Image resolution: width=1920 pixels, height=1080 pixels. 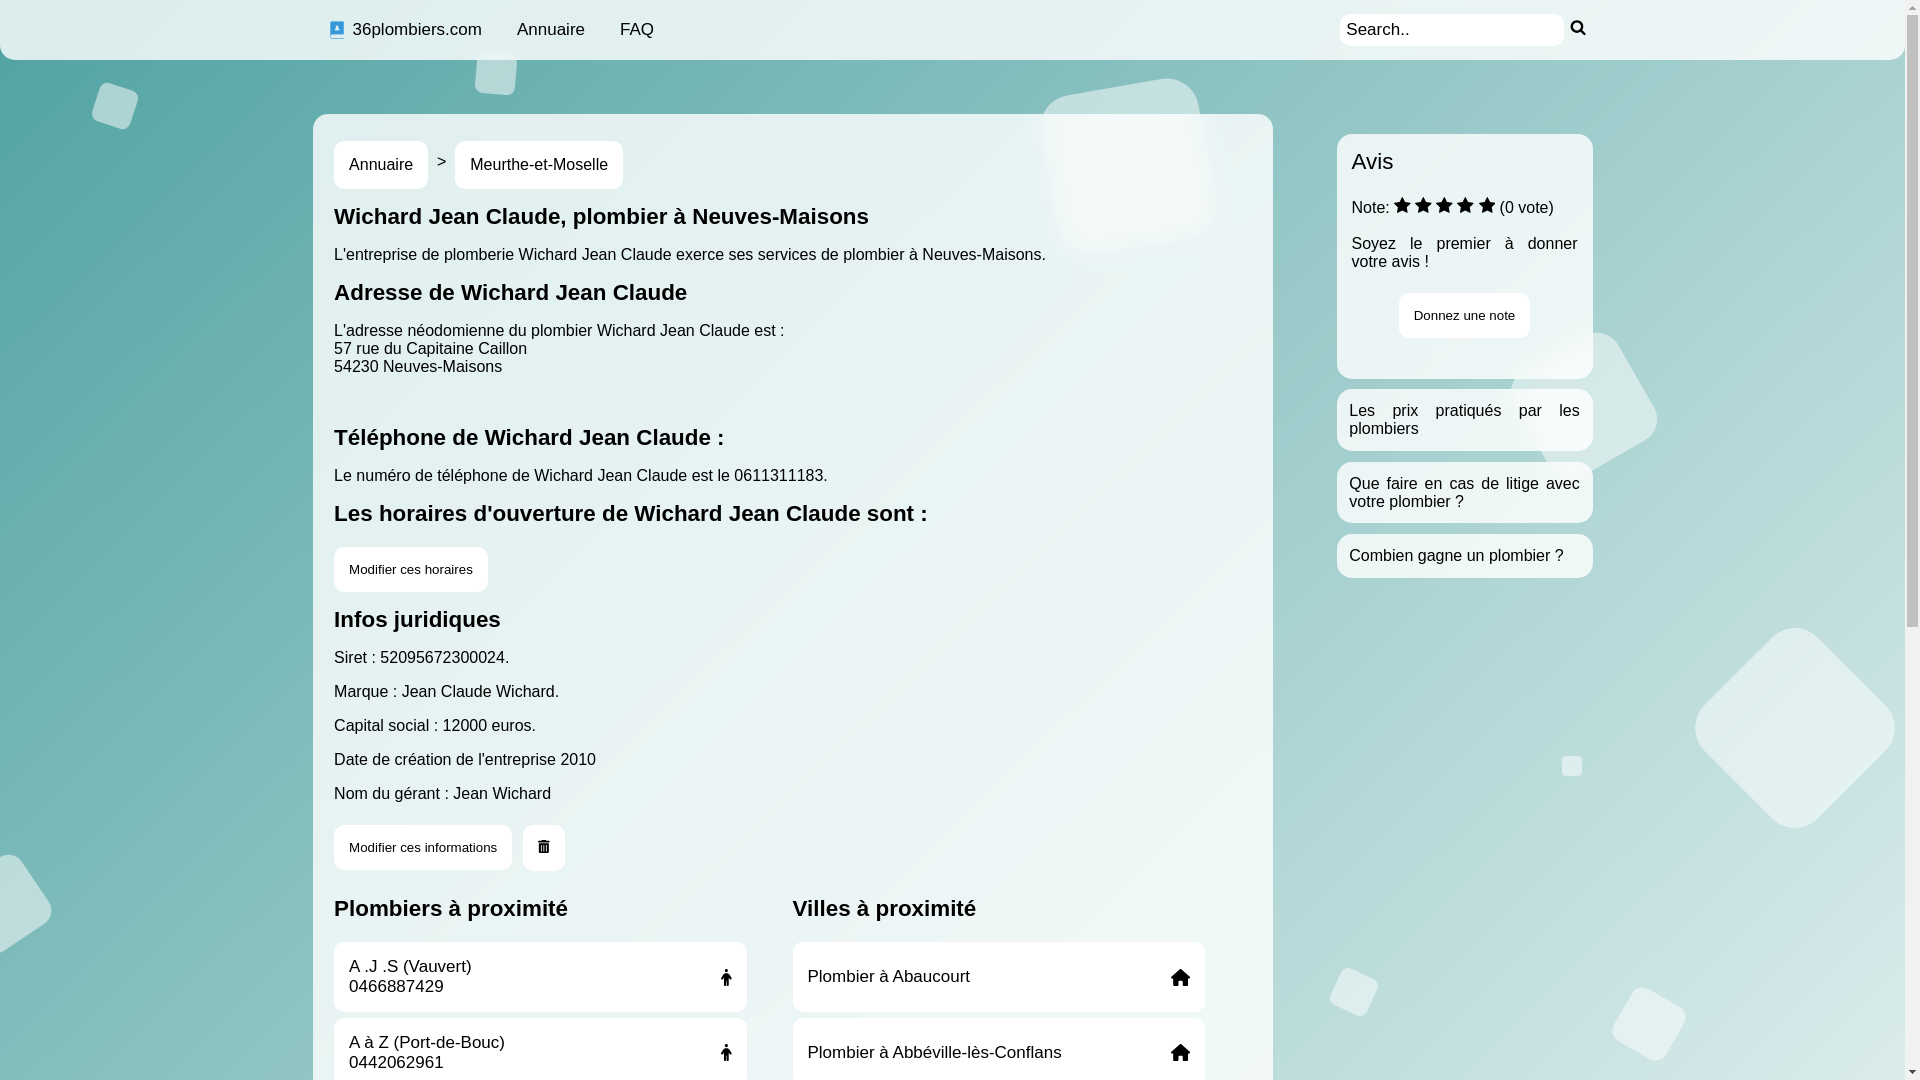 What do you see at coordinates (777, 475) in the screenshot?
I see `'0611311183'` at bounding box center [777, 475].